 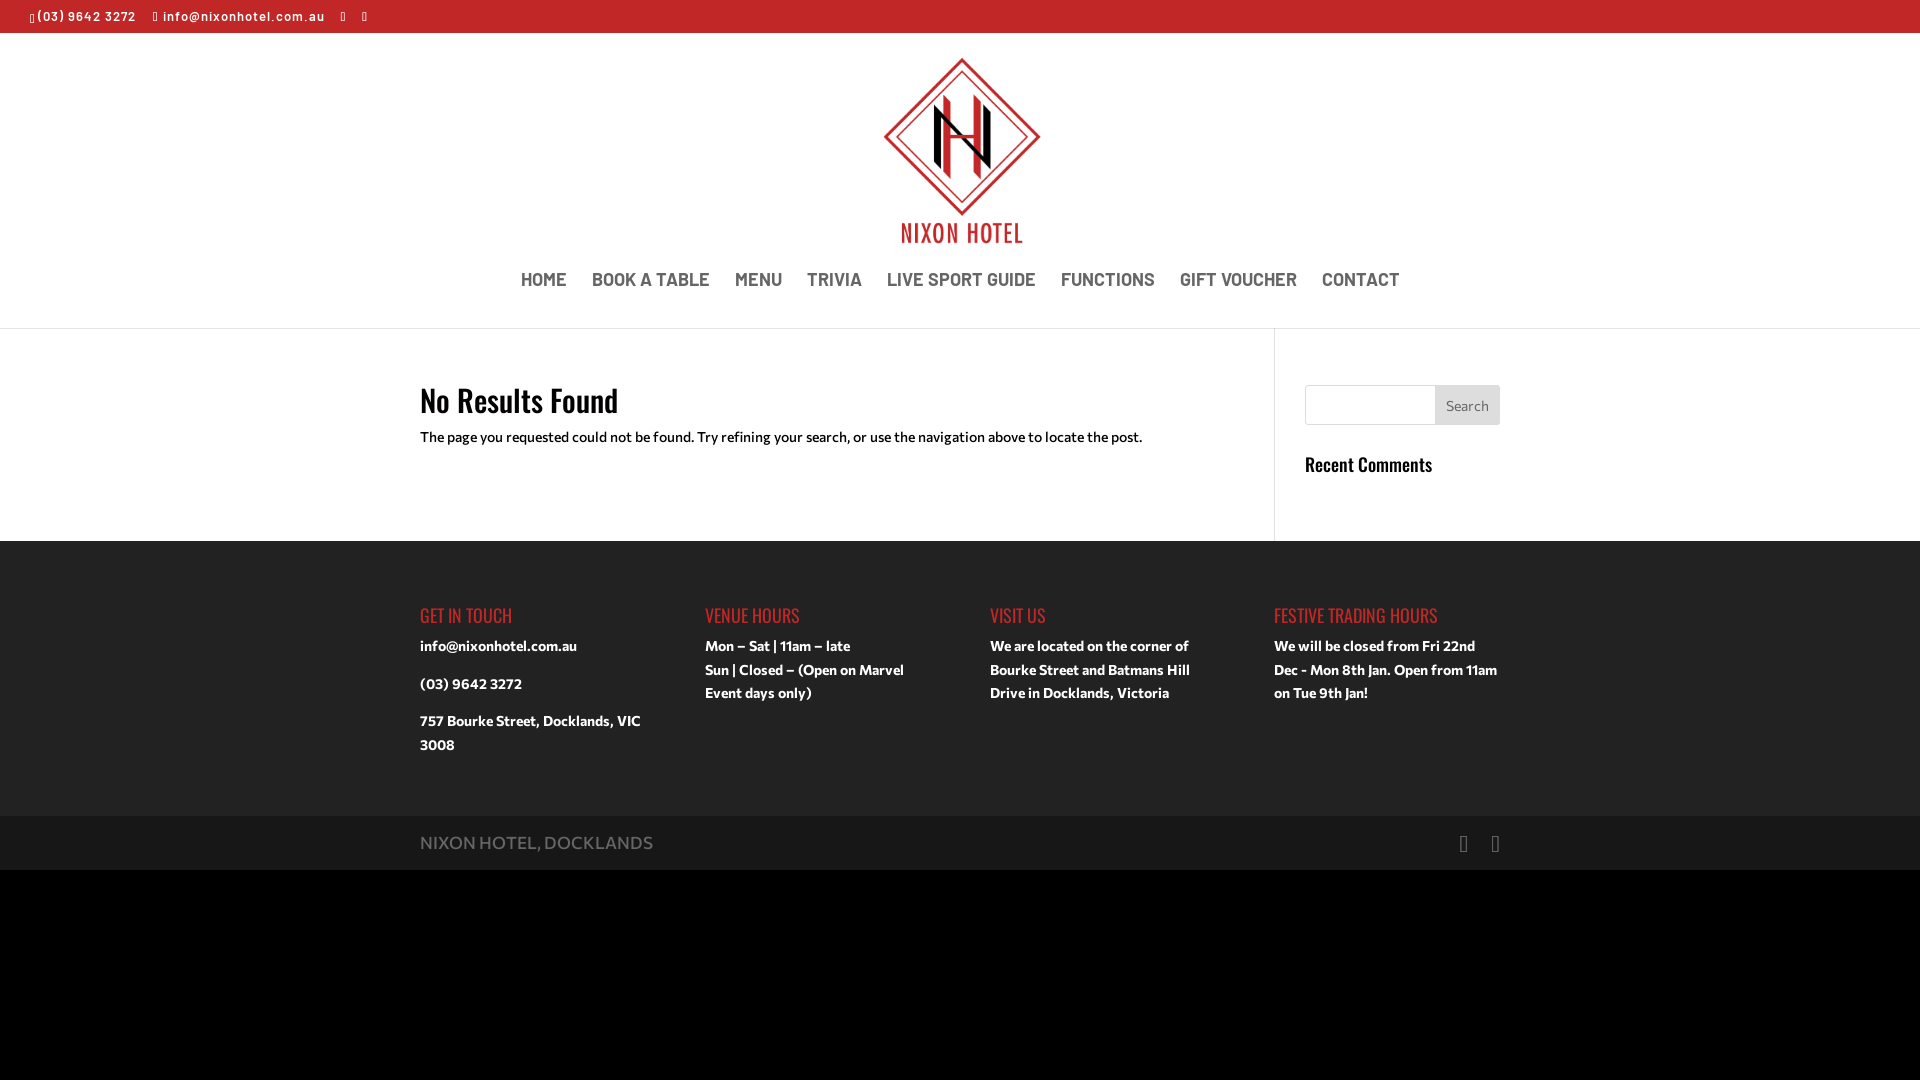 I want to click on '757 Bourke Street, Docklands, VIC 3008', so click(x=530, y=732).